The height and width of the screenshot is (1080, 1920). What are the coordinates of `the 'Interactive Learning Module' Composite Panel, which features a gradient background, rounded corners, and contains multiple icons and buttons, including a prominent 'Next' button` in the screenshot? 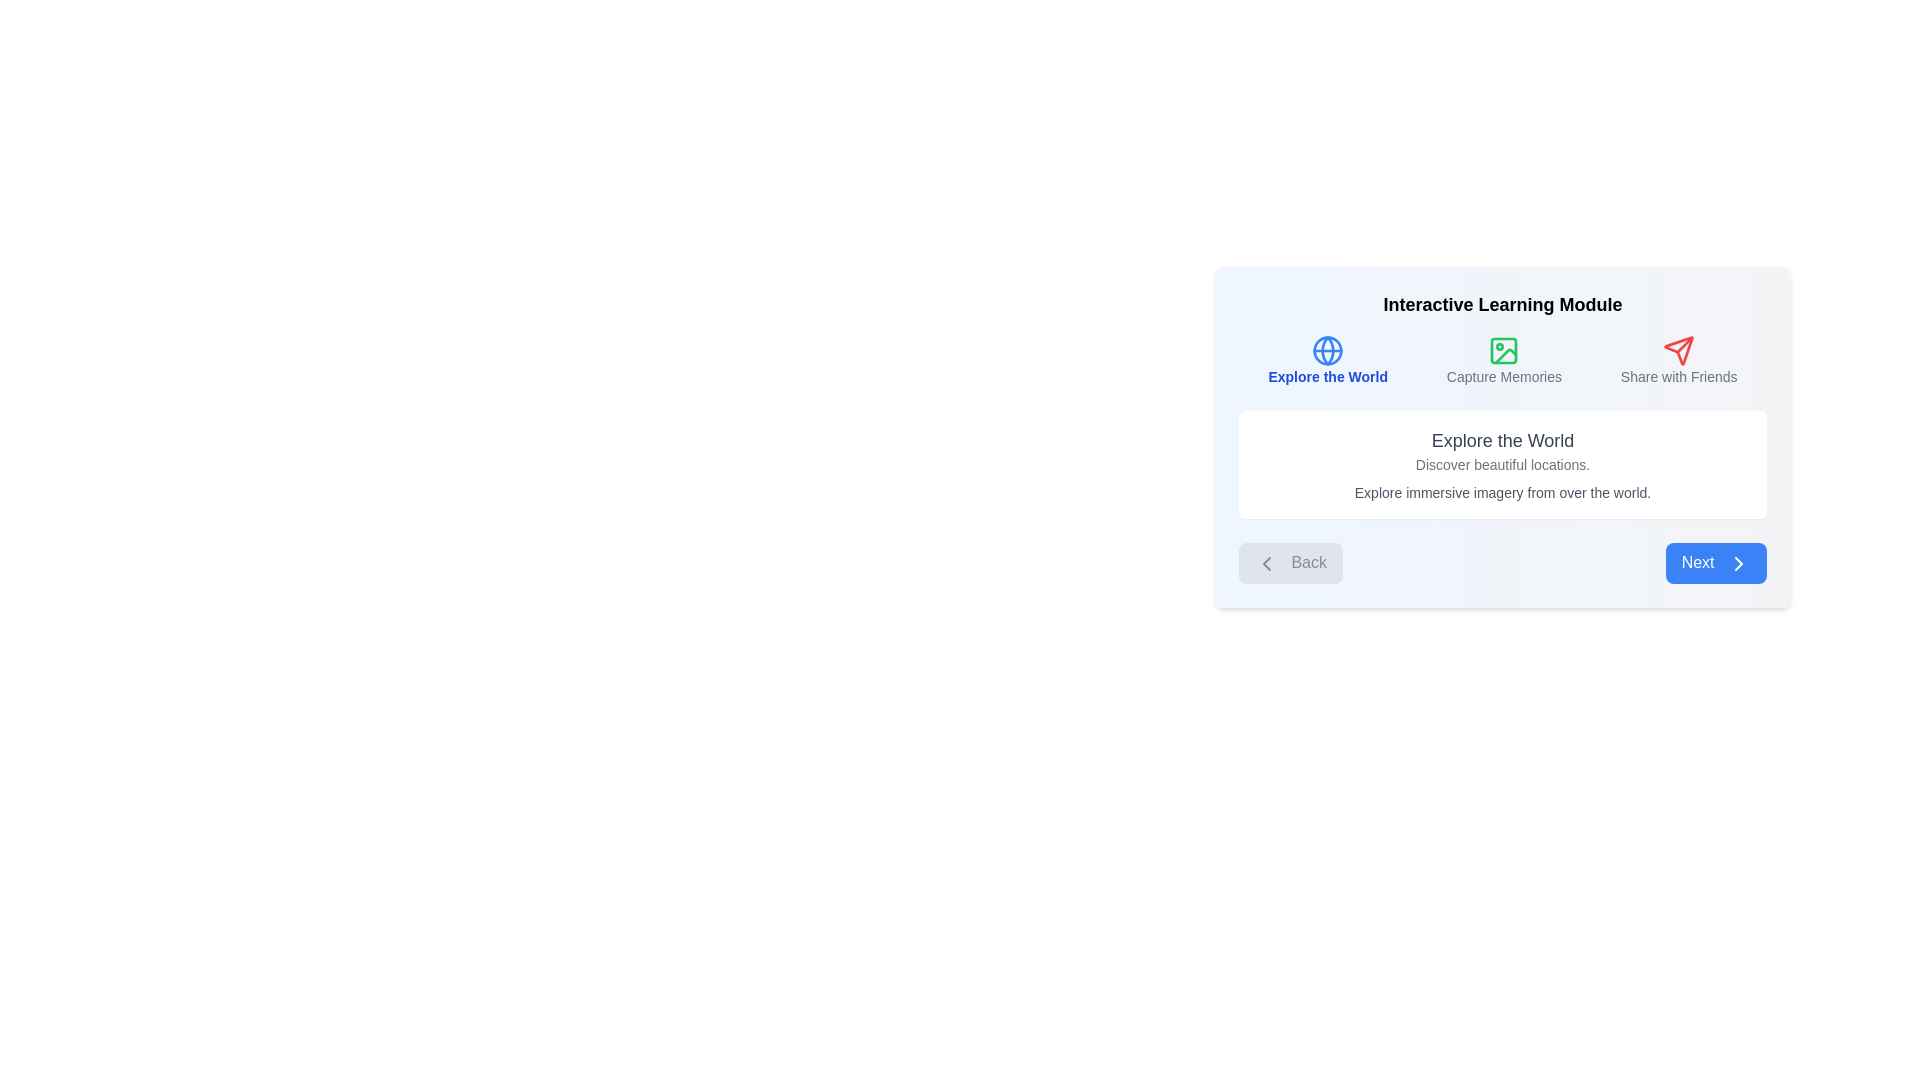 It's located at (1502, 435).